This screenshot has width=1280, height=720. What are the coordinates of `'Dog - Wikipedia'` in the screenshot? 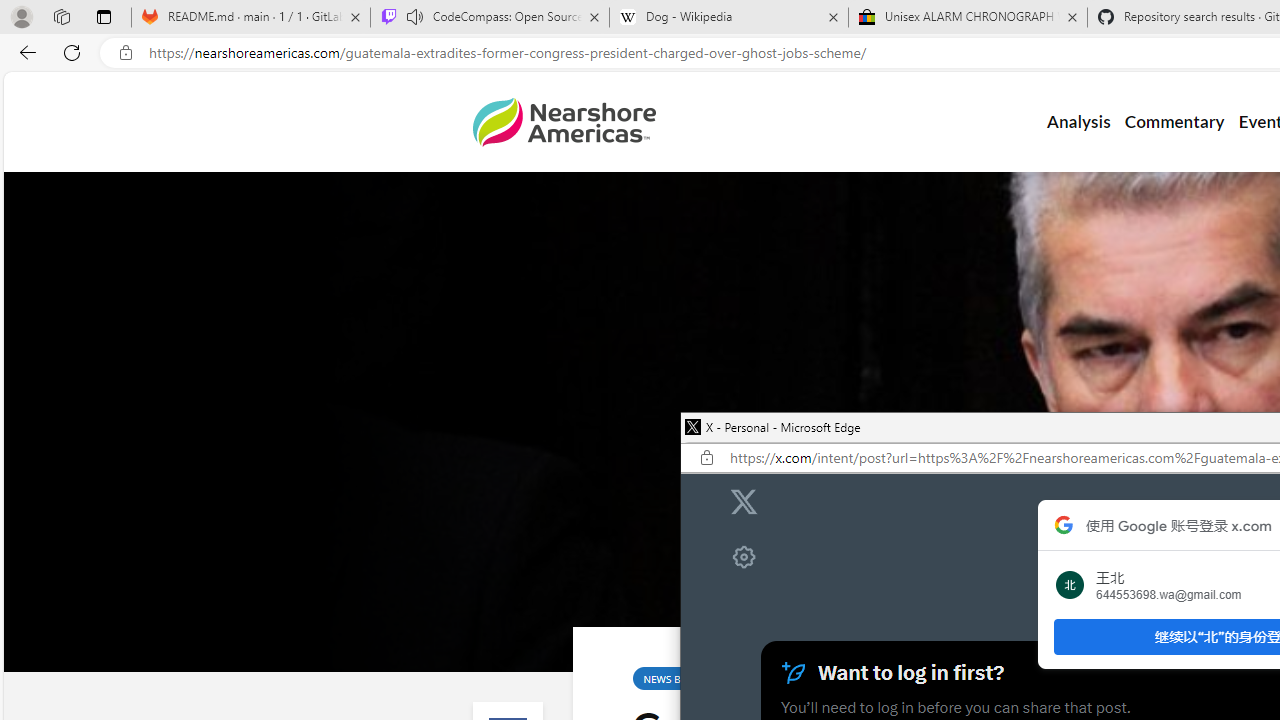 It's located at (728, 17).